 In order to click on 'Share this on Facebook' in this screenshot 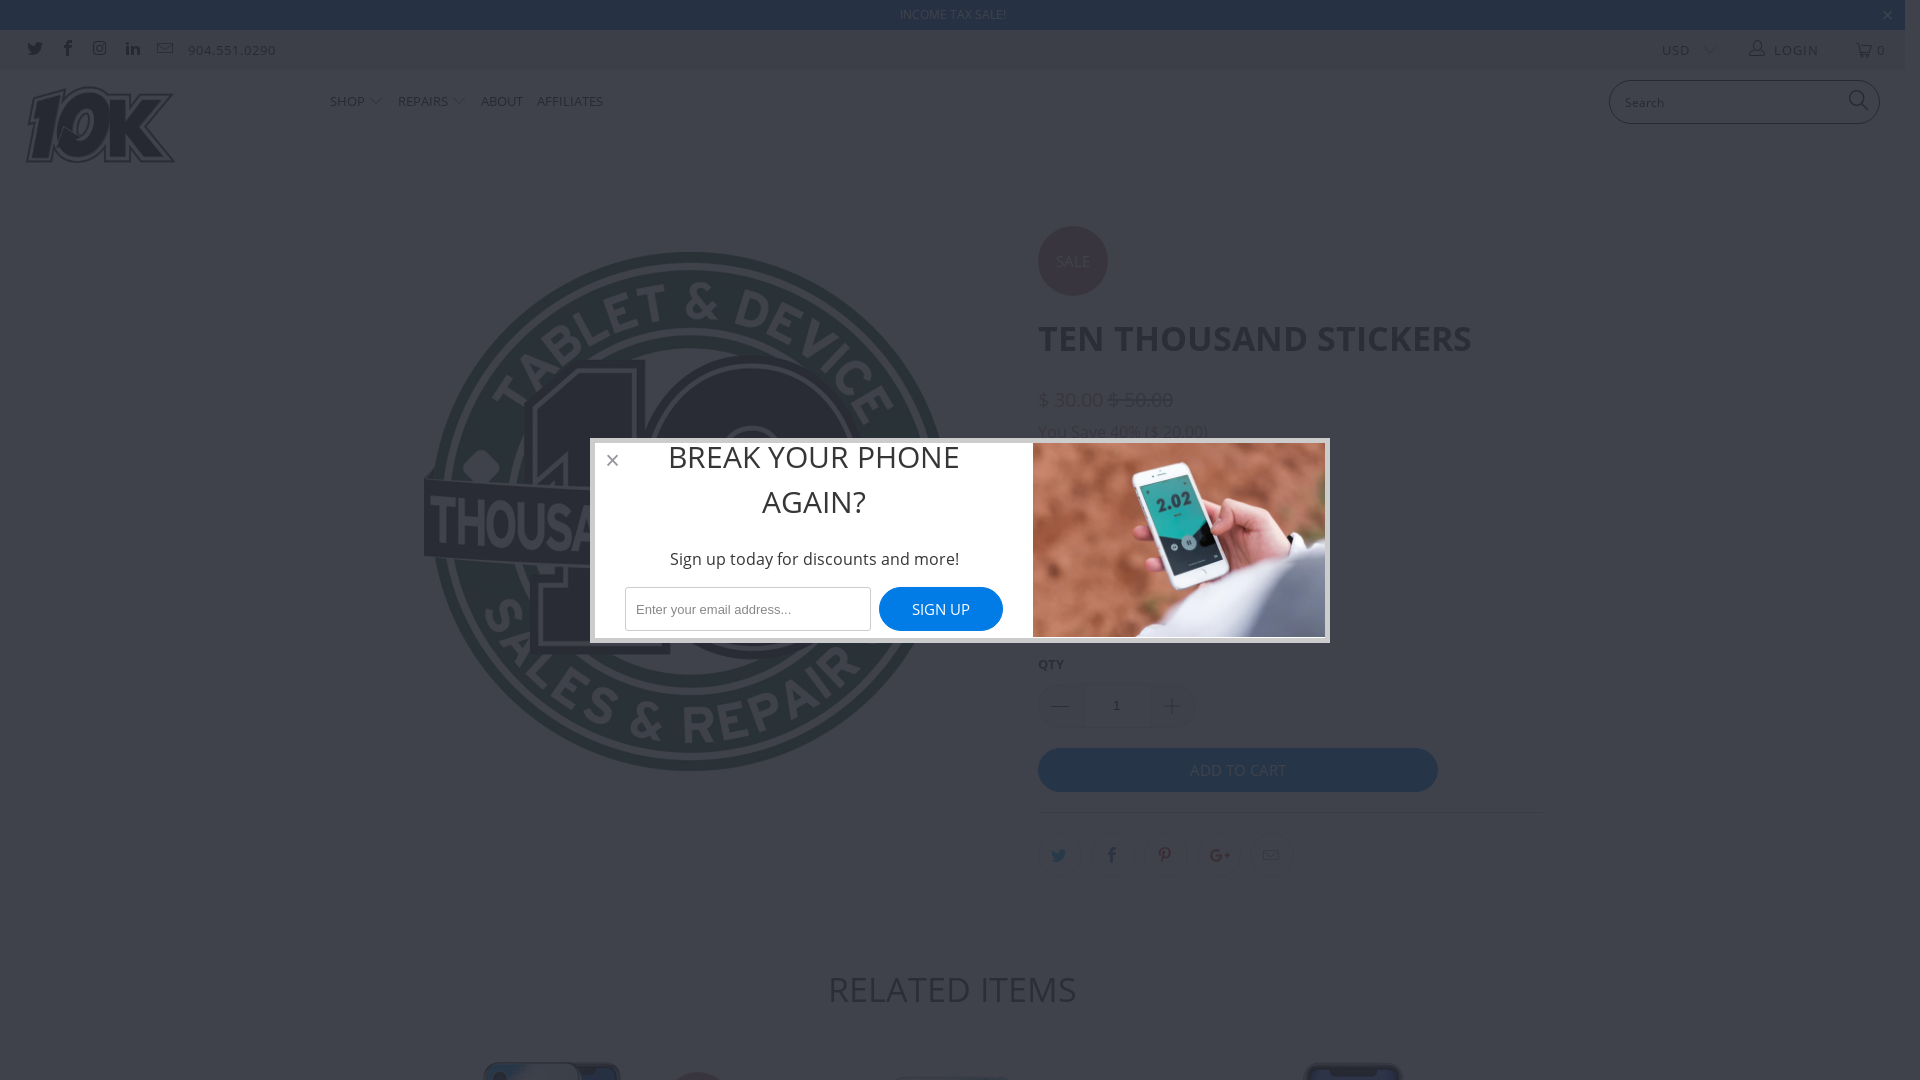, I will do `click(1088, 855)`.